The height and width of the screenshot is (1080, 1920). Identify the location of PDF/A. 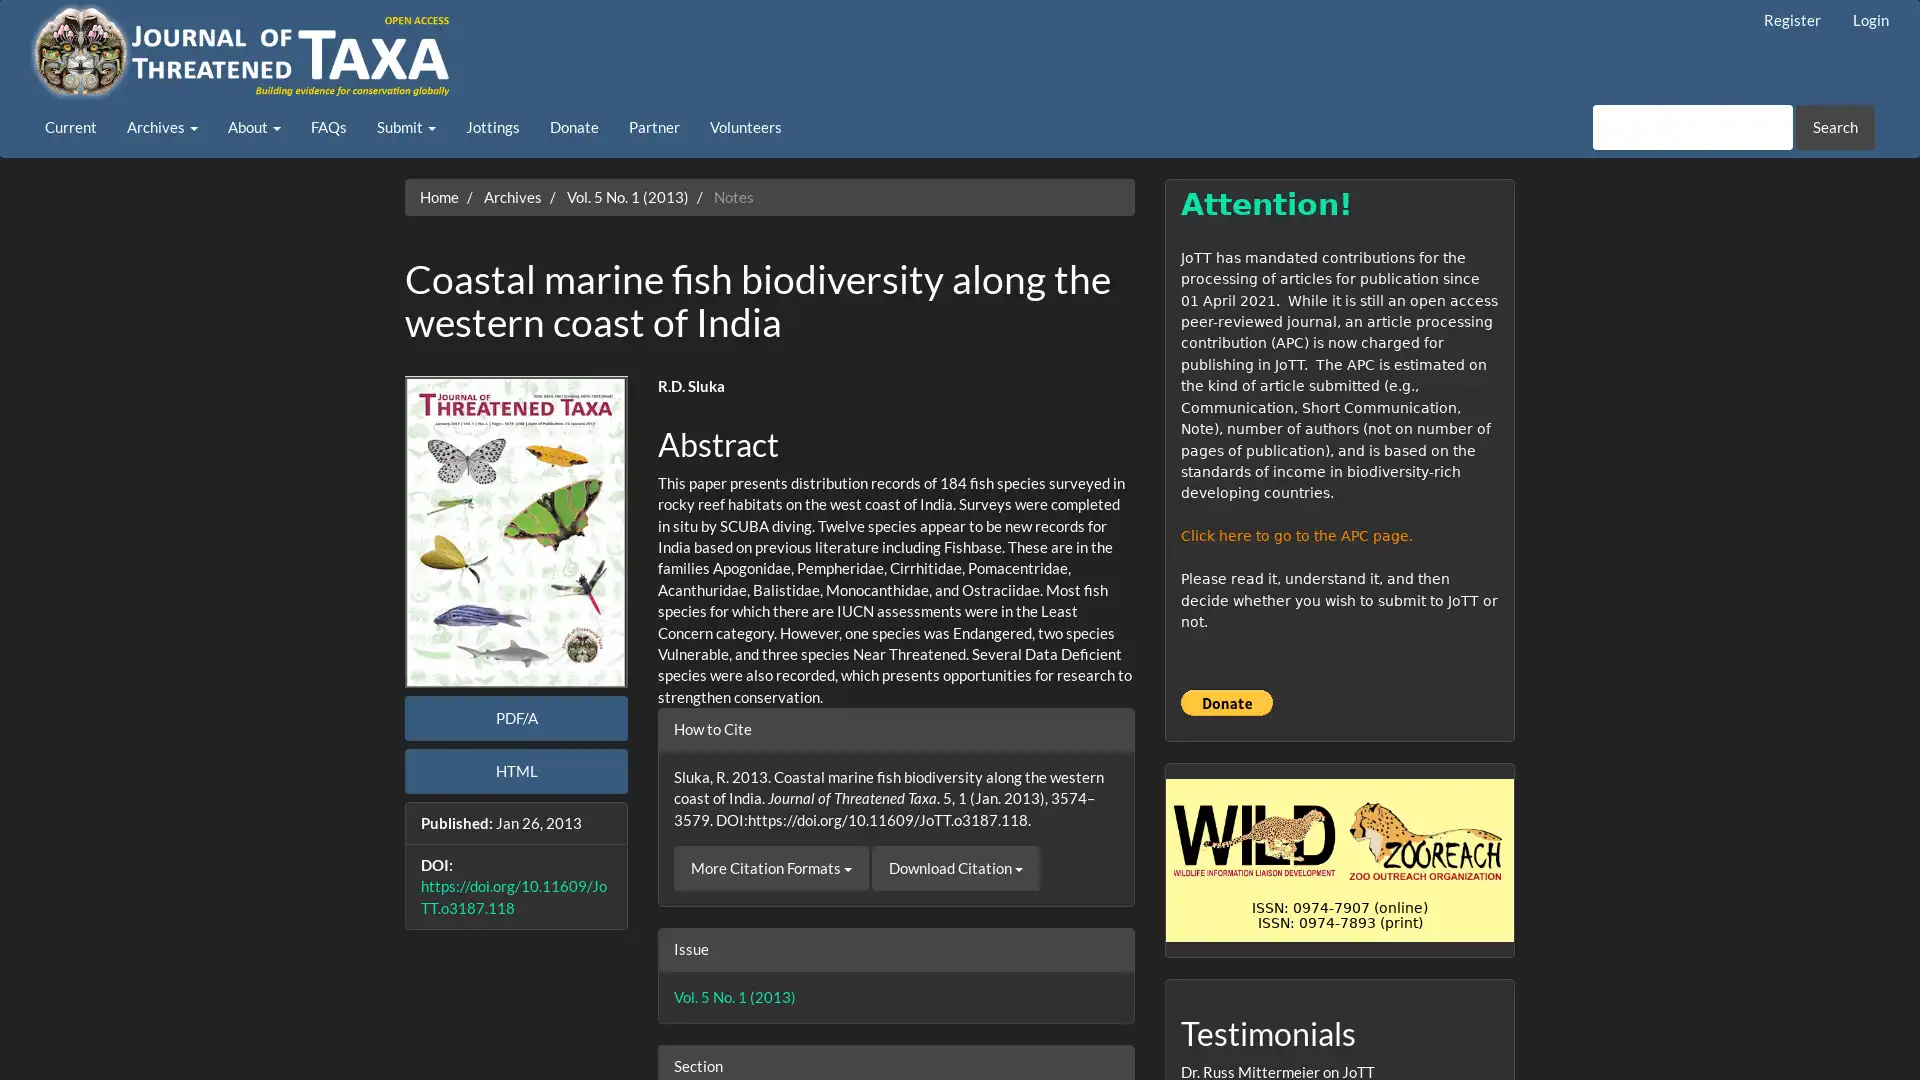
(516, 716).